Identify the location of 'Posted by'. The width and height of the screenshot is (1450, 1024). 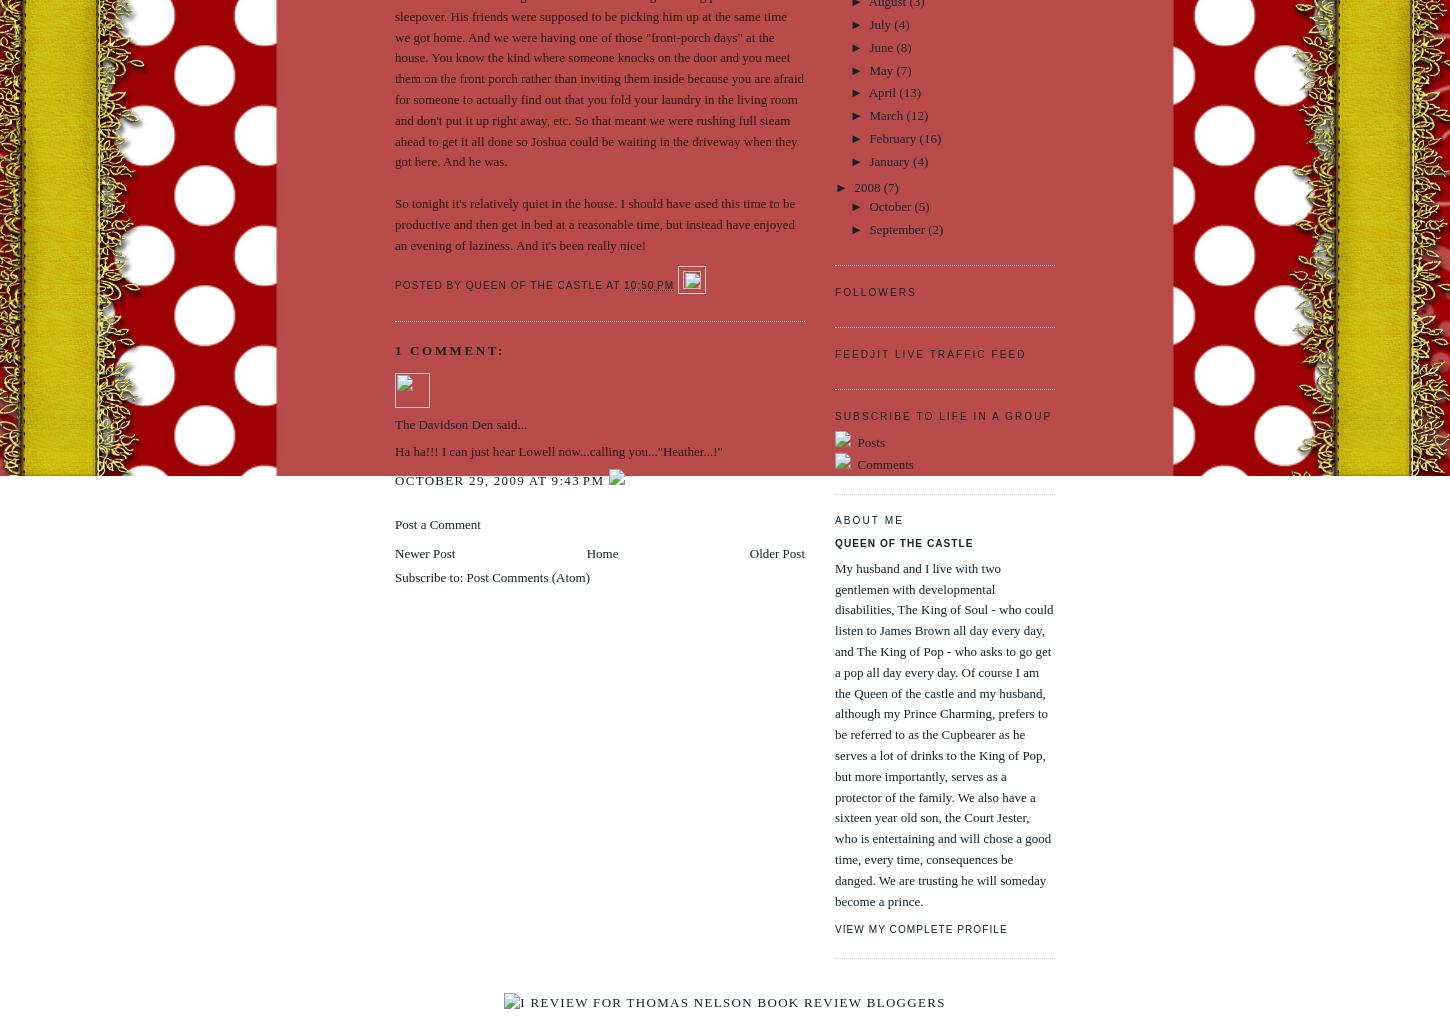
(393, 285).